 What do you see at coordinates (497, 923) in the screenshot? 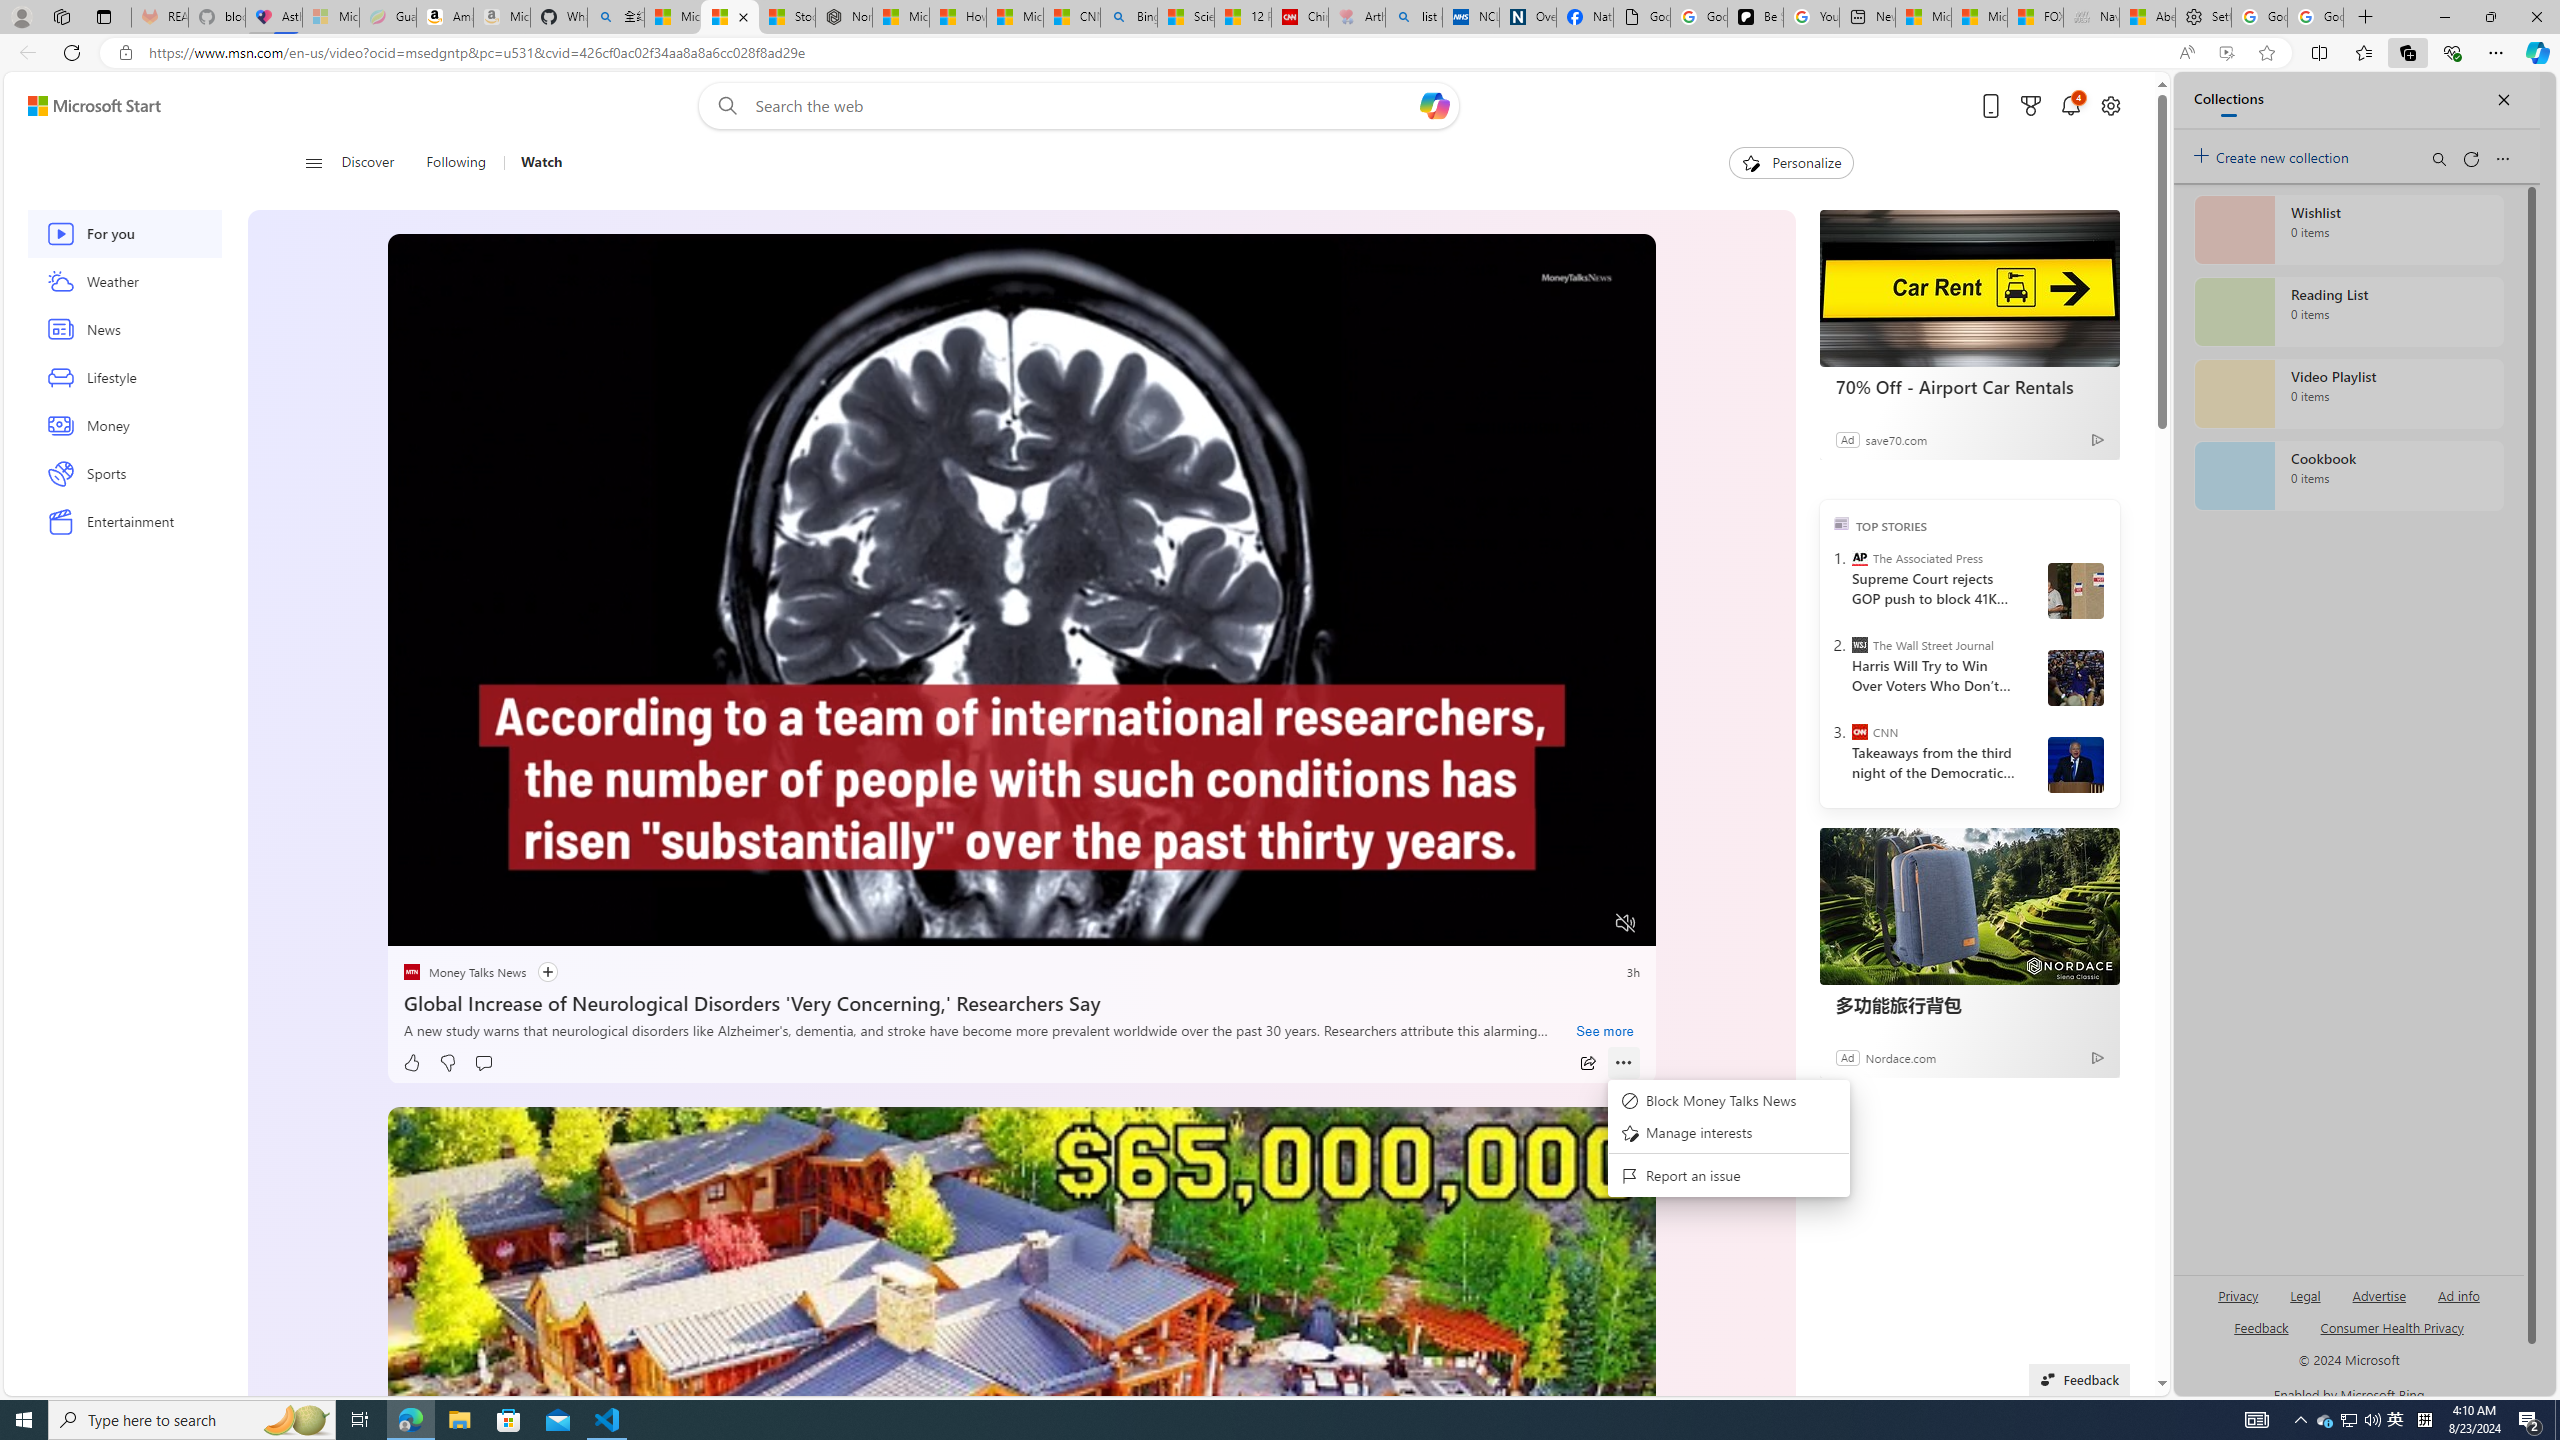
I see `'Seek Forward'` at bounding box center [497, 923].